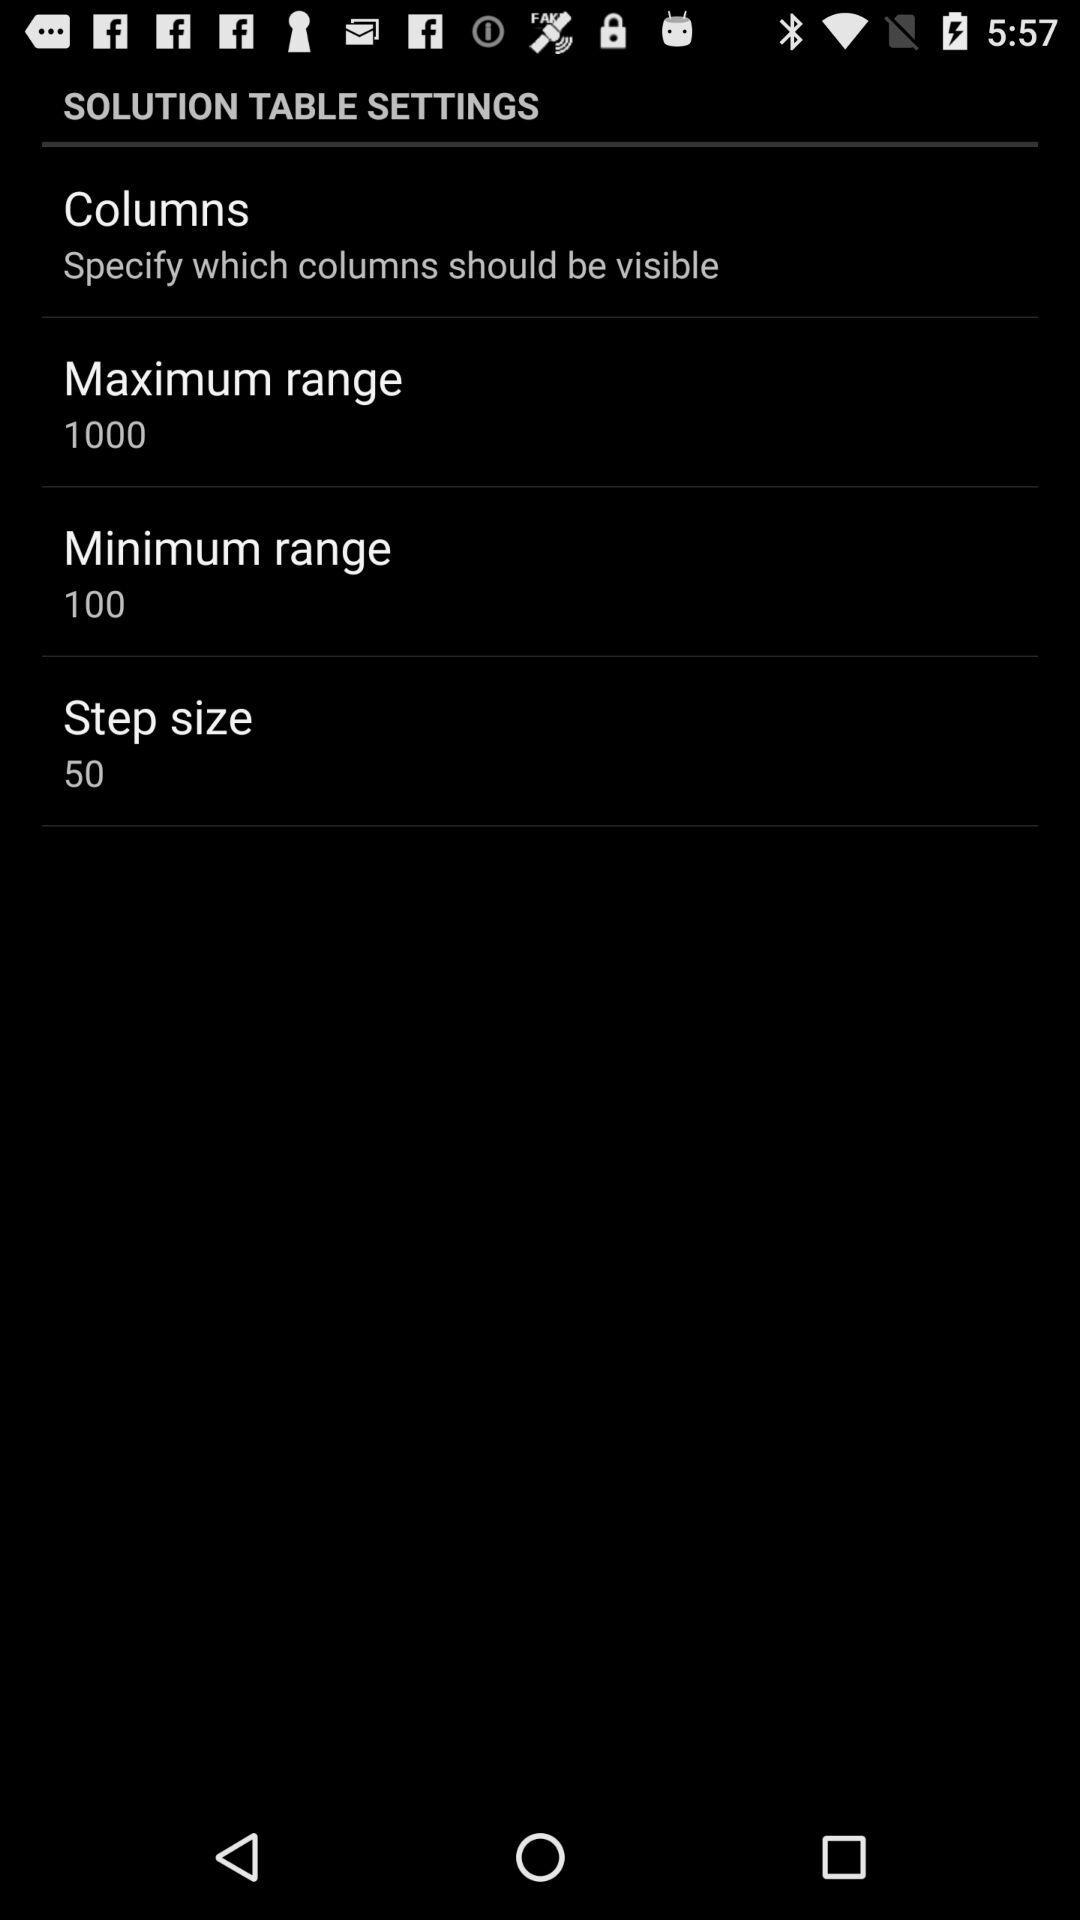 This screenshot has height=1920, width=1080. I want to click on 1000 app, so click(104, 432).